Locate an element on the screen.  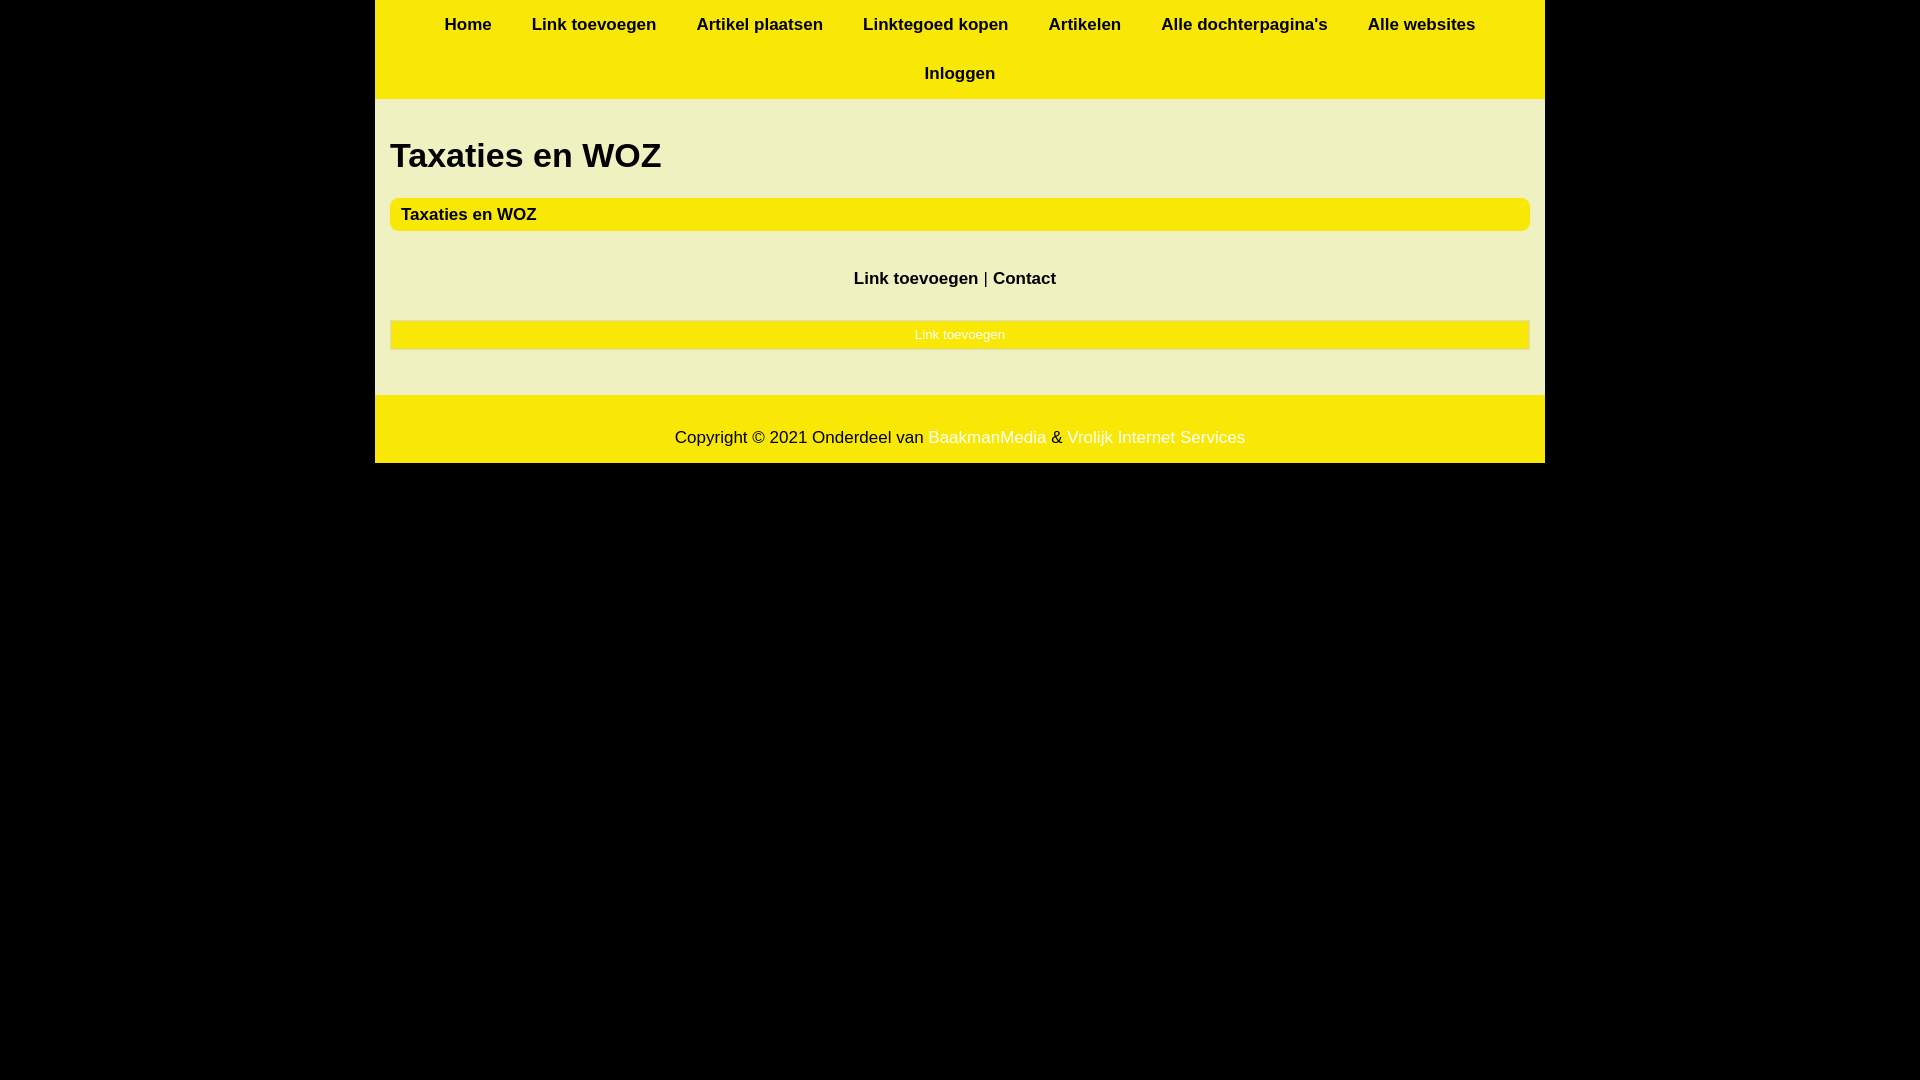
'Vrolijk Internet Services' is located at coordinates (1156, 436).